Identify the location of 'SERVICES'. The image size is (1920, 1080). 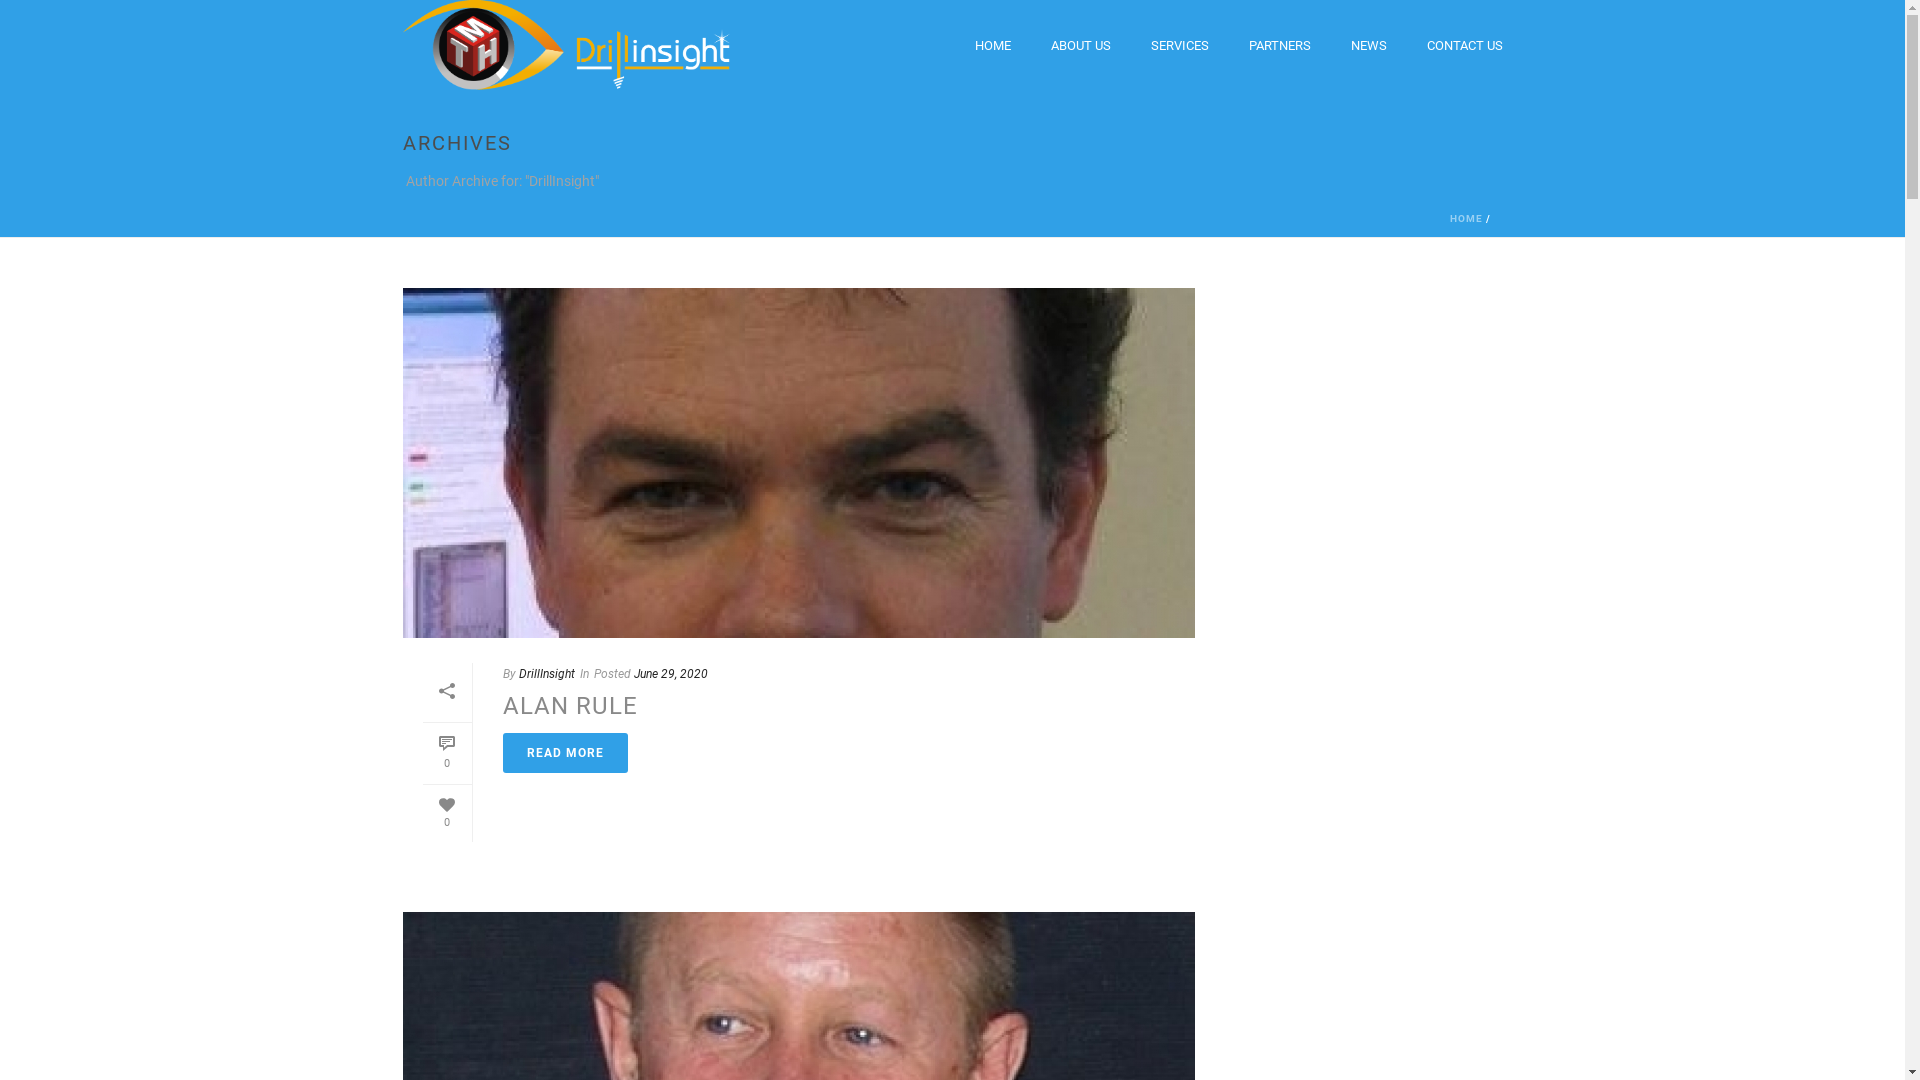
(1129, 45).